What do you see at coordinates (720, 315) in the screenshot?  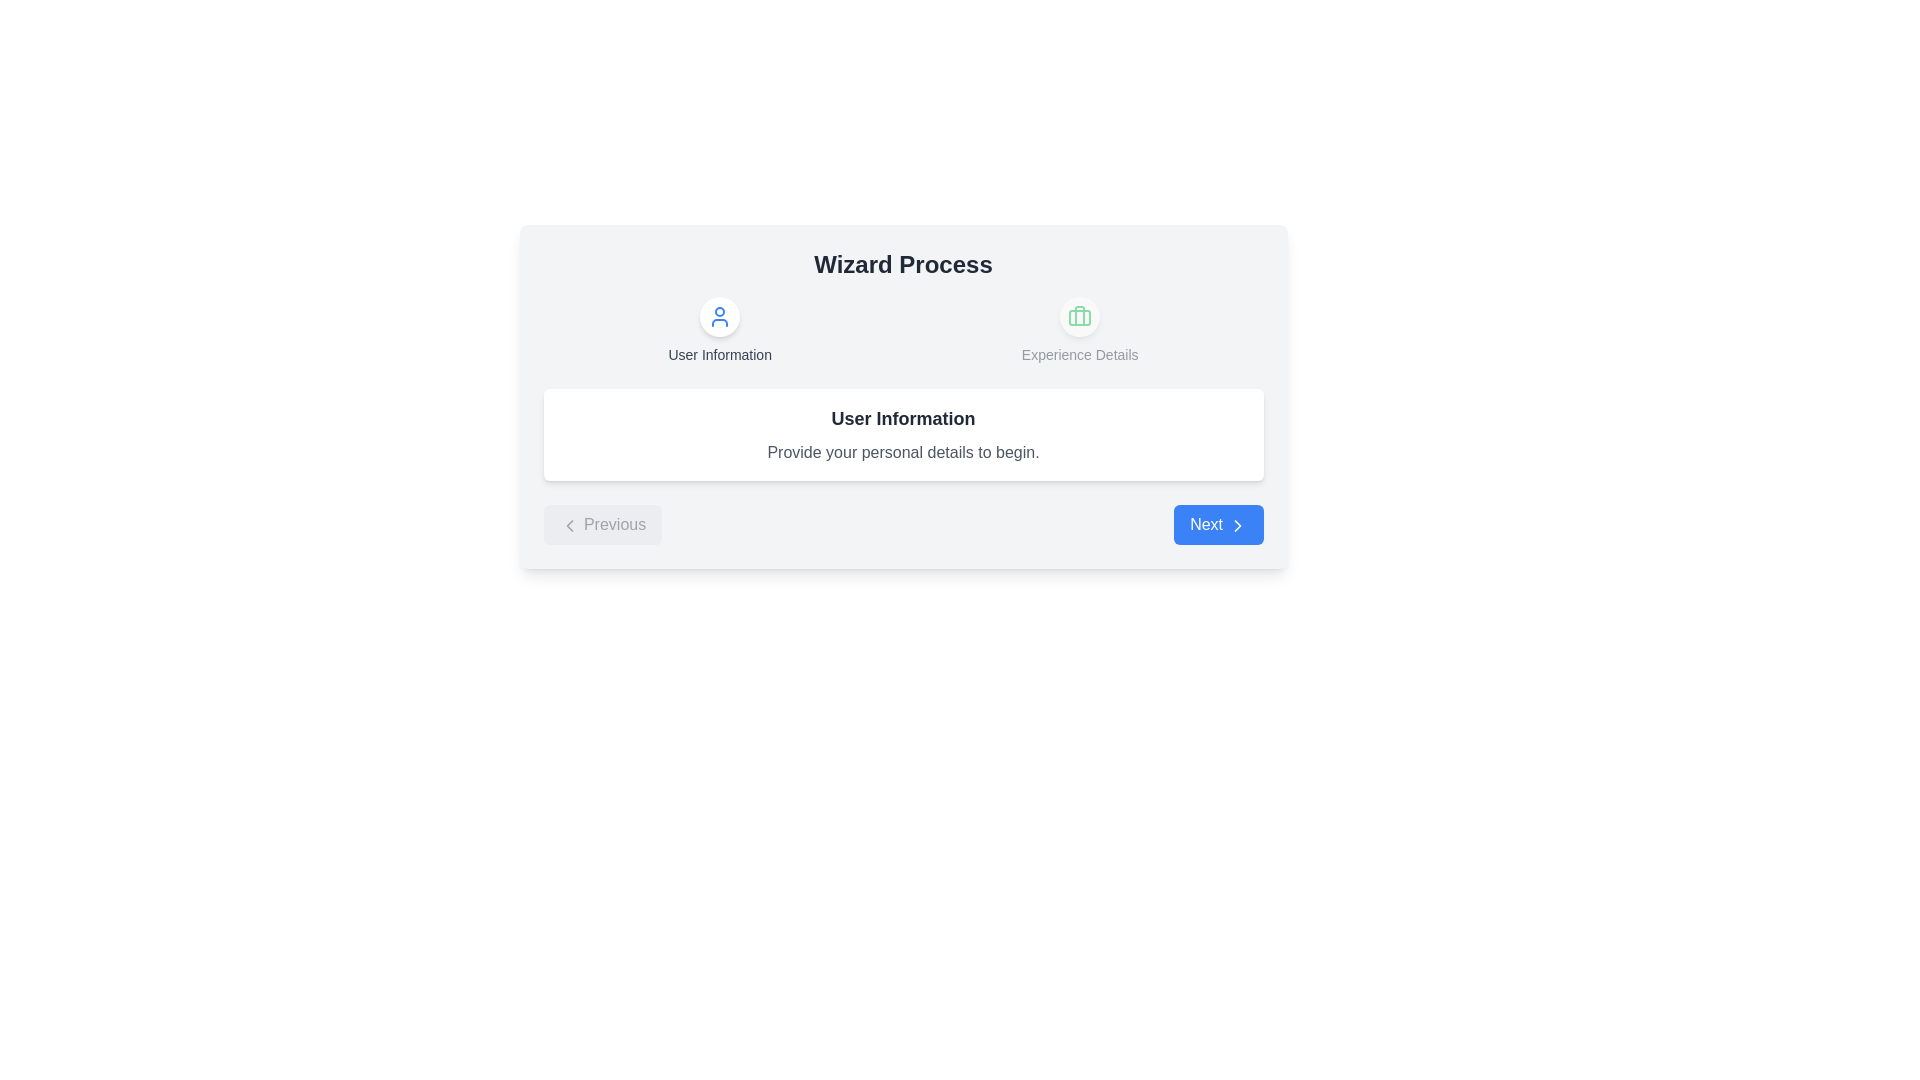 I see `the User icon located within the white circular button on the left side of the header section of the wizard process interface` at bounding box center [720, 315].